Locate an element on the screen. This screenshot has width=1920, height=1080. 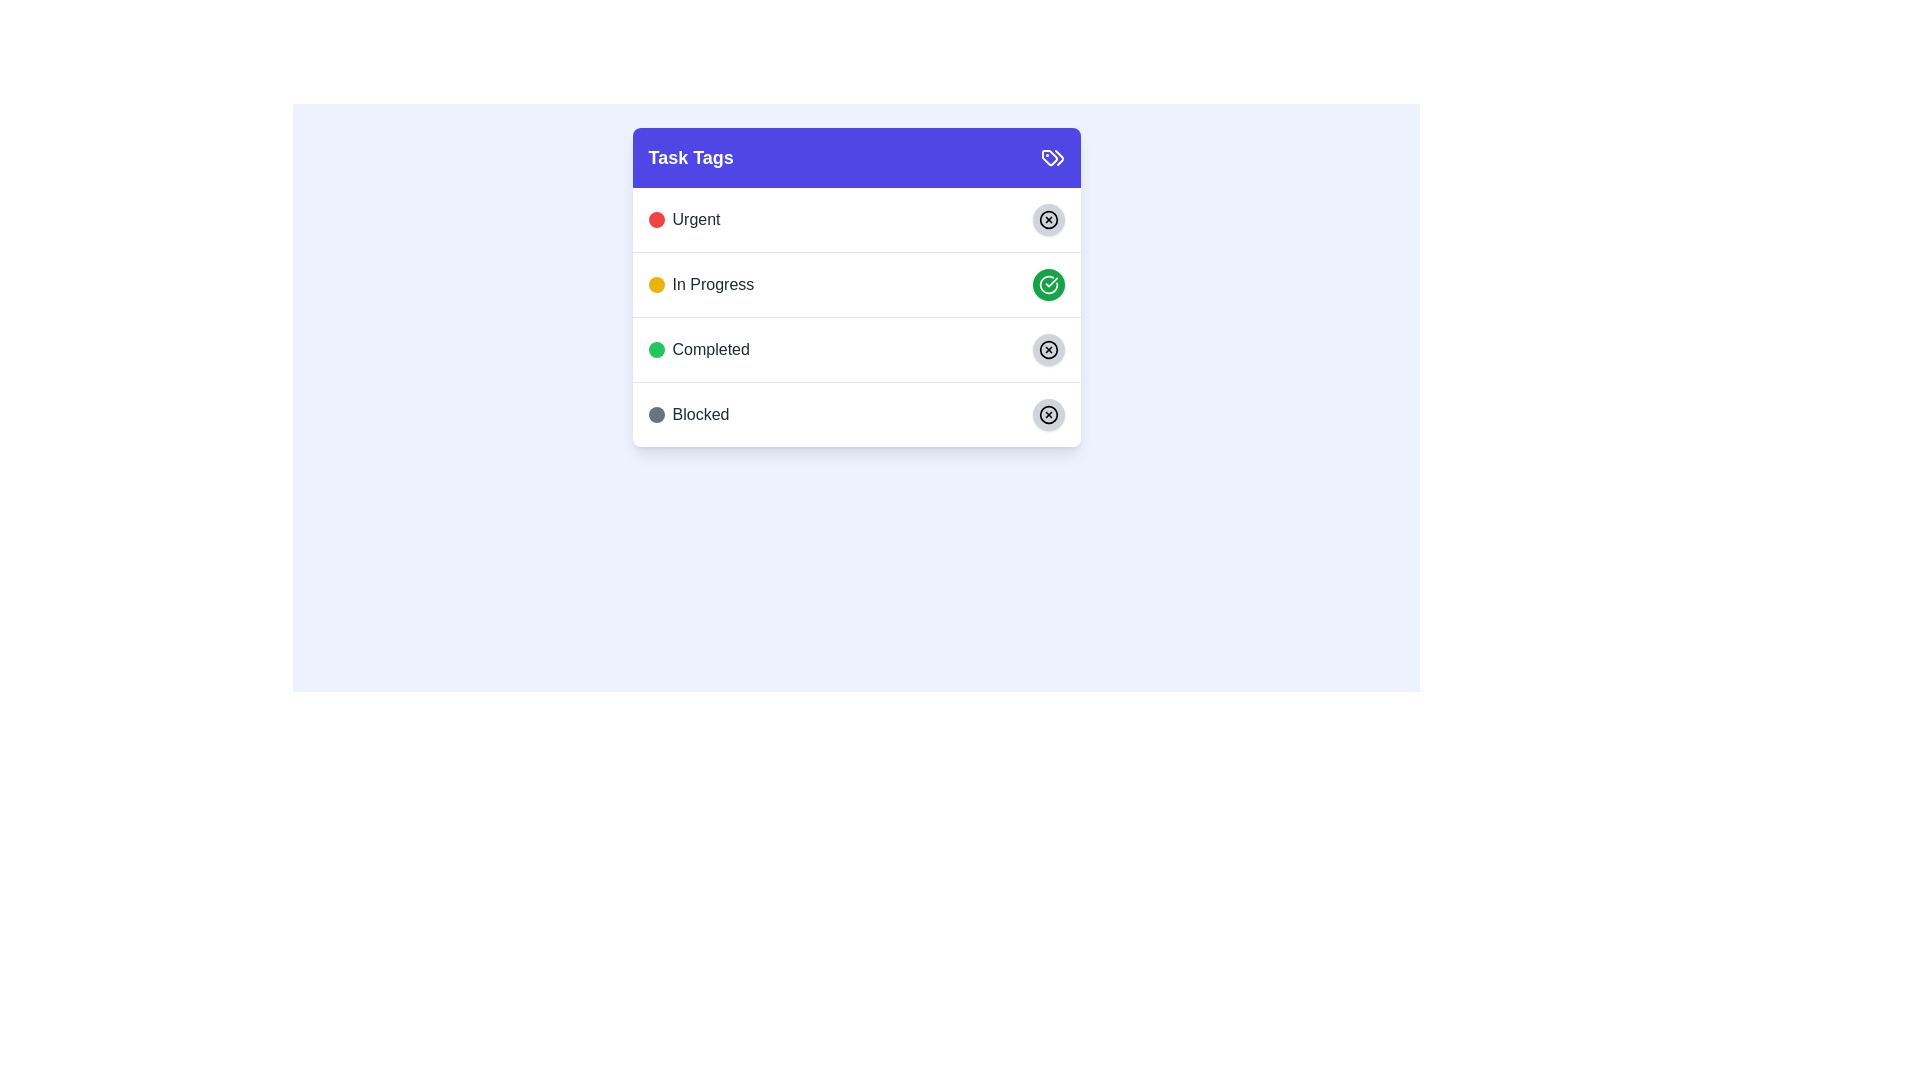
the icon representing actions or settings related to 'tags' located at the top right within the purple header bar of the 'Task Tags' section is located at coordinates (1051, 157).